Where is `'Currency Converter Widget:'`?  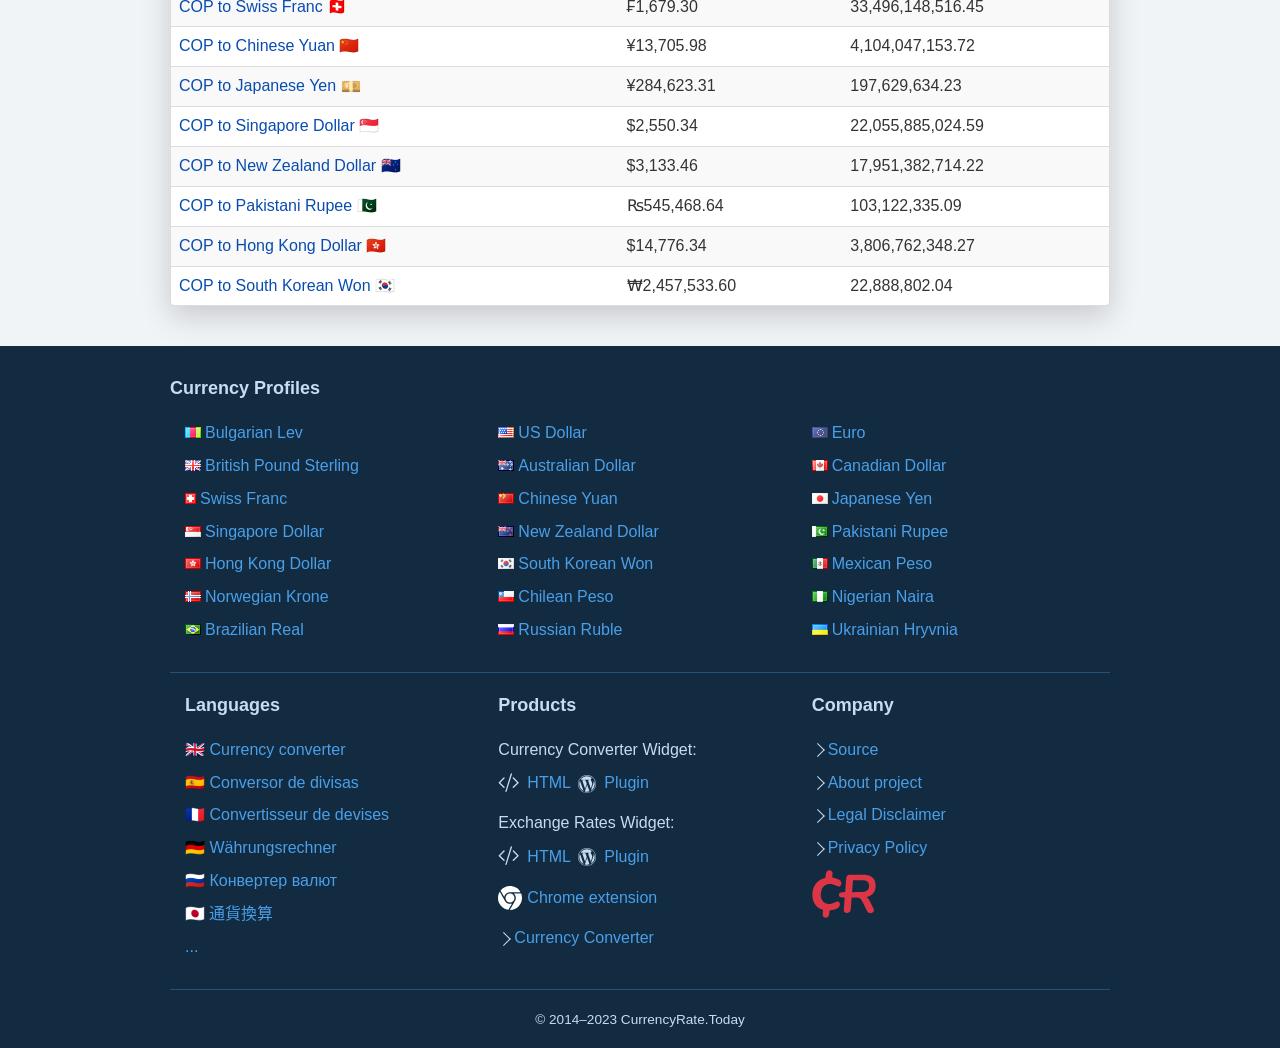 'Currency Converter Widget:' is located at coordinates (595, 748).